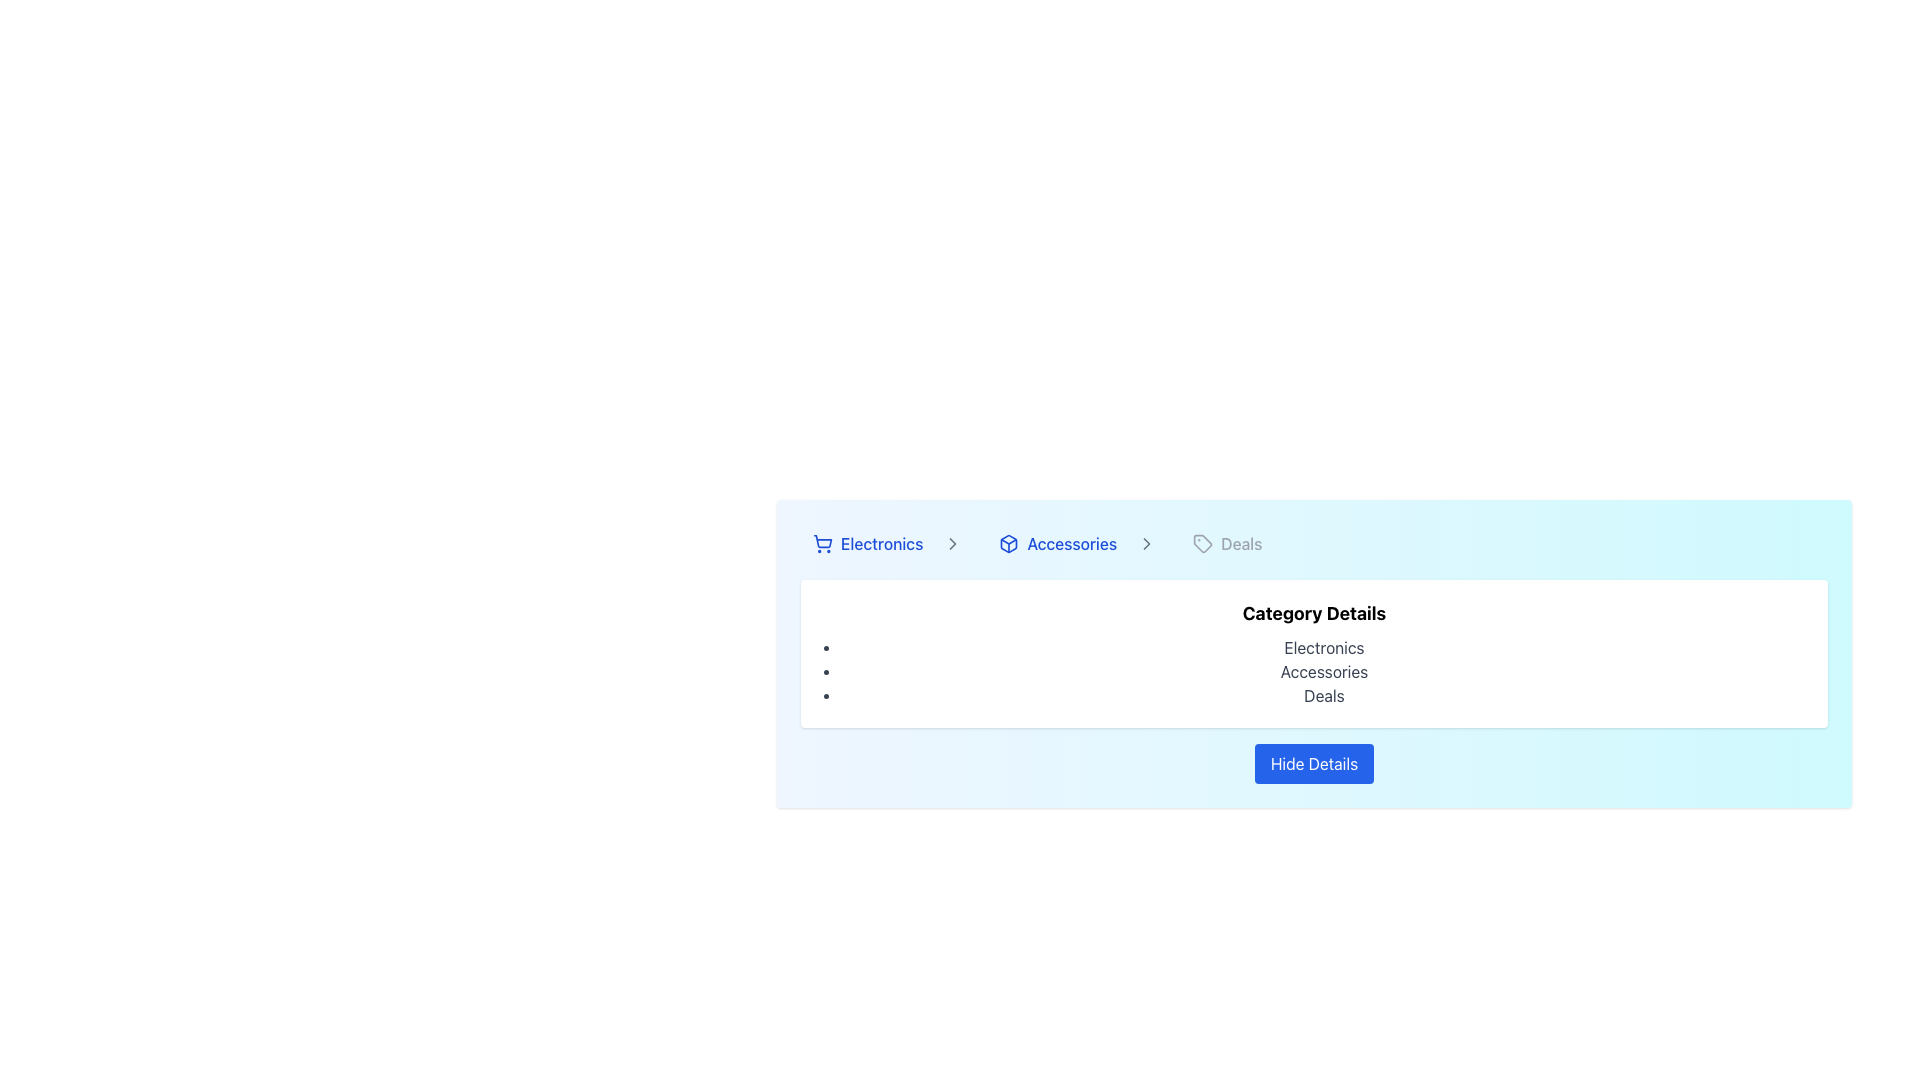 The height and width of the screenshot is (1080, 1920). What do you see at coordinates (1240, 543) in the screenshot?
I see `the text label displaying 'Deals' in the breadcrumb navigation bar` at bounding box center [1240, 543].